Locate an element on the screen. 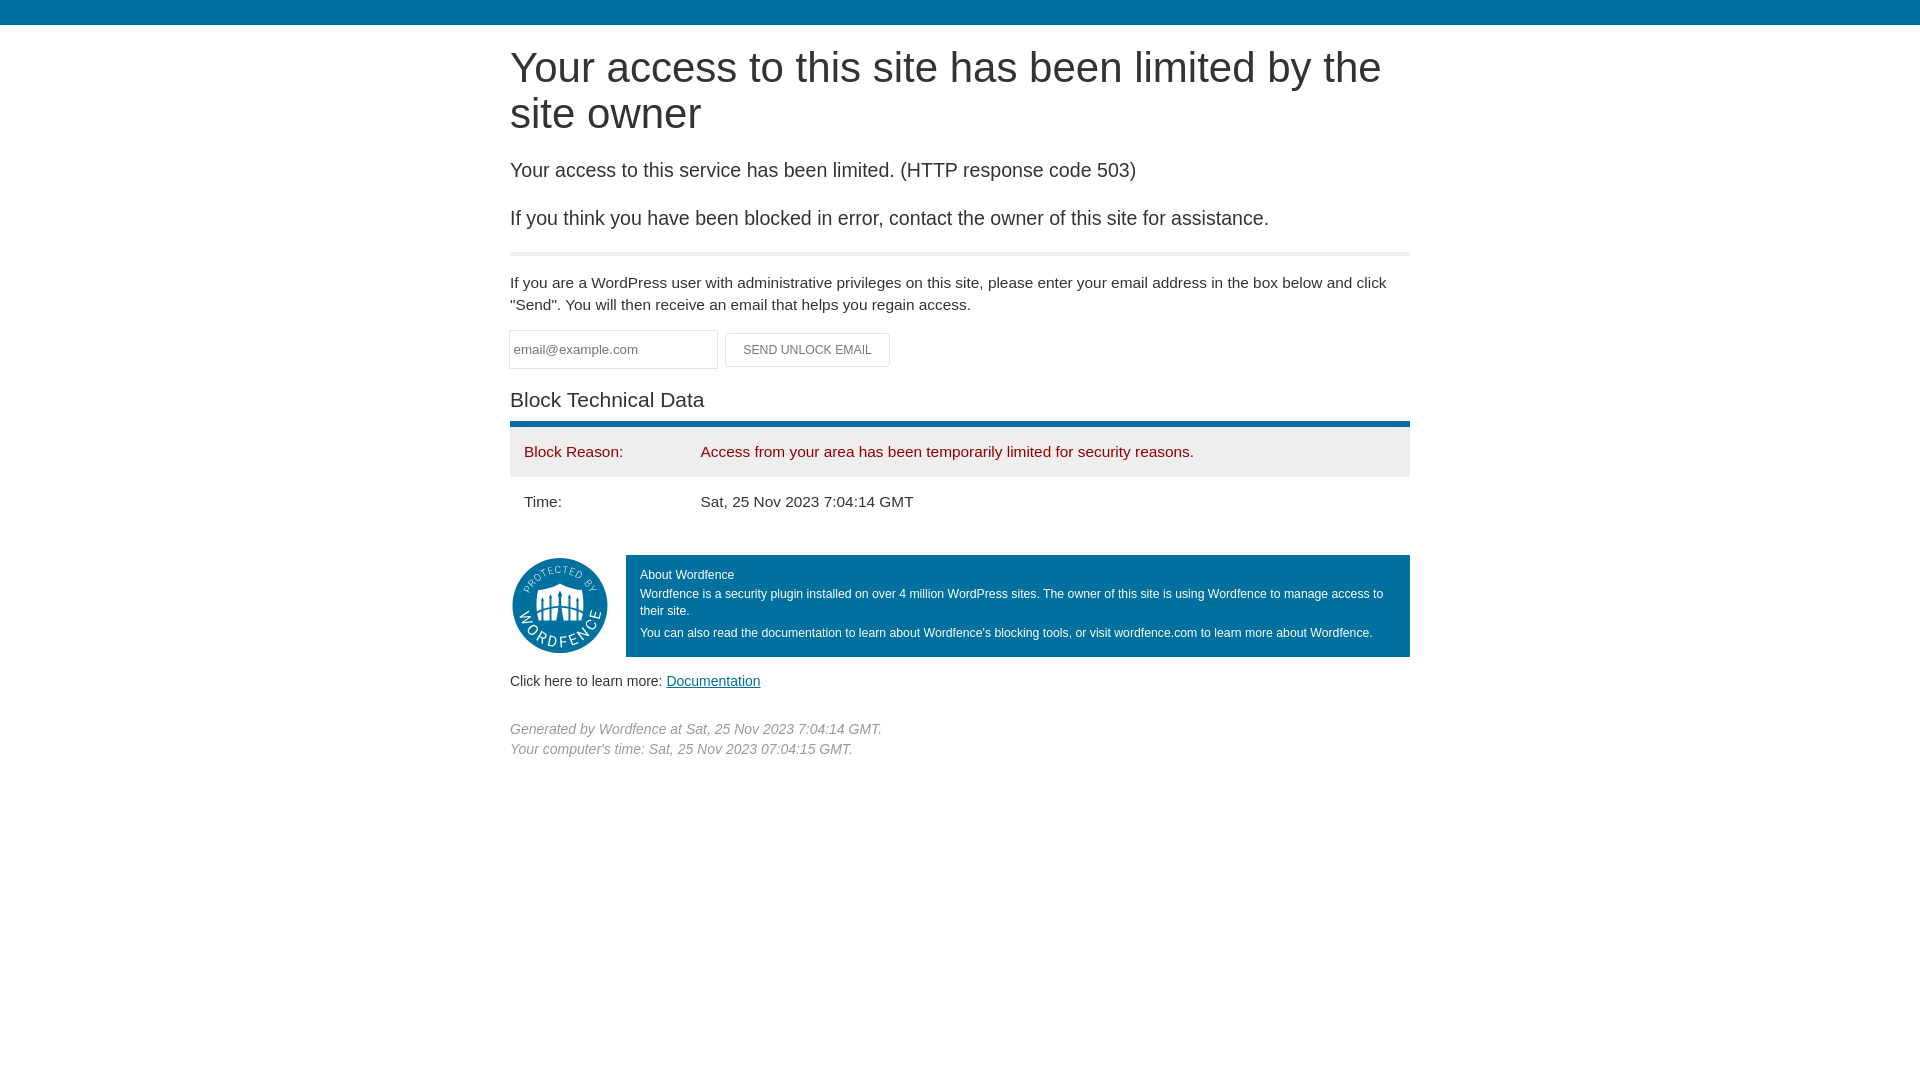 The height and width of the screenshot is (1080, 1920). 'Send Unlock Email' is located at coordinates (723, 349).